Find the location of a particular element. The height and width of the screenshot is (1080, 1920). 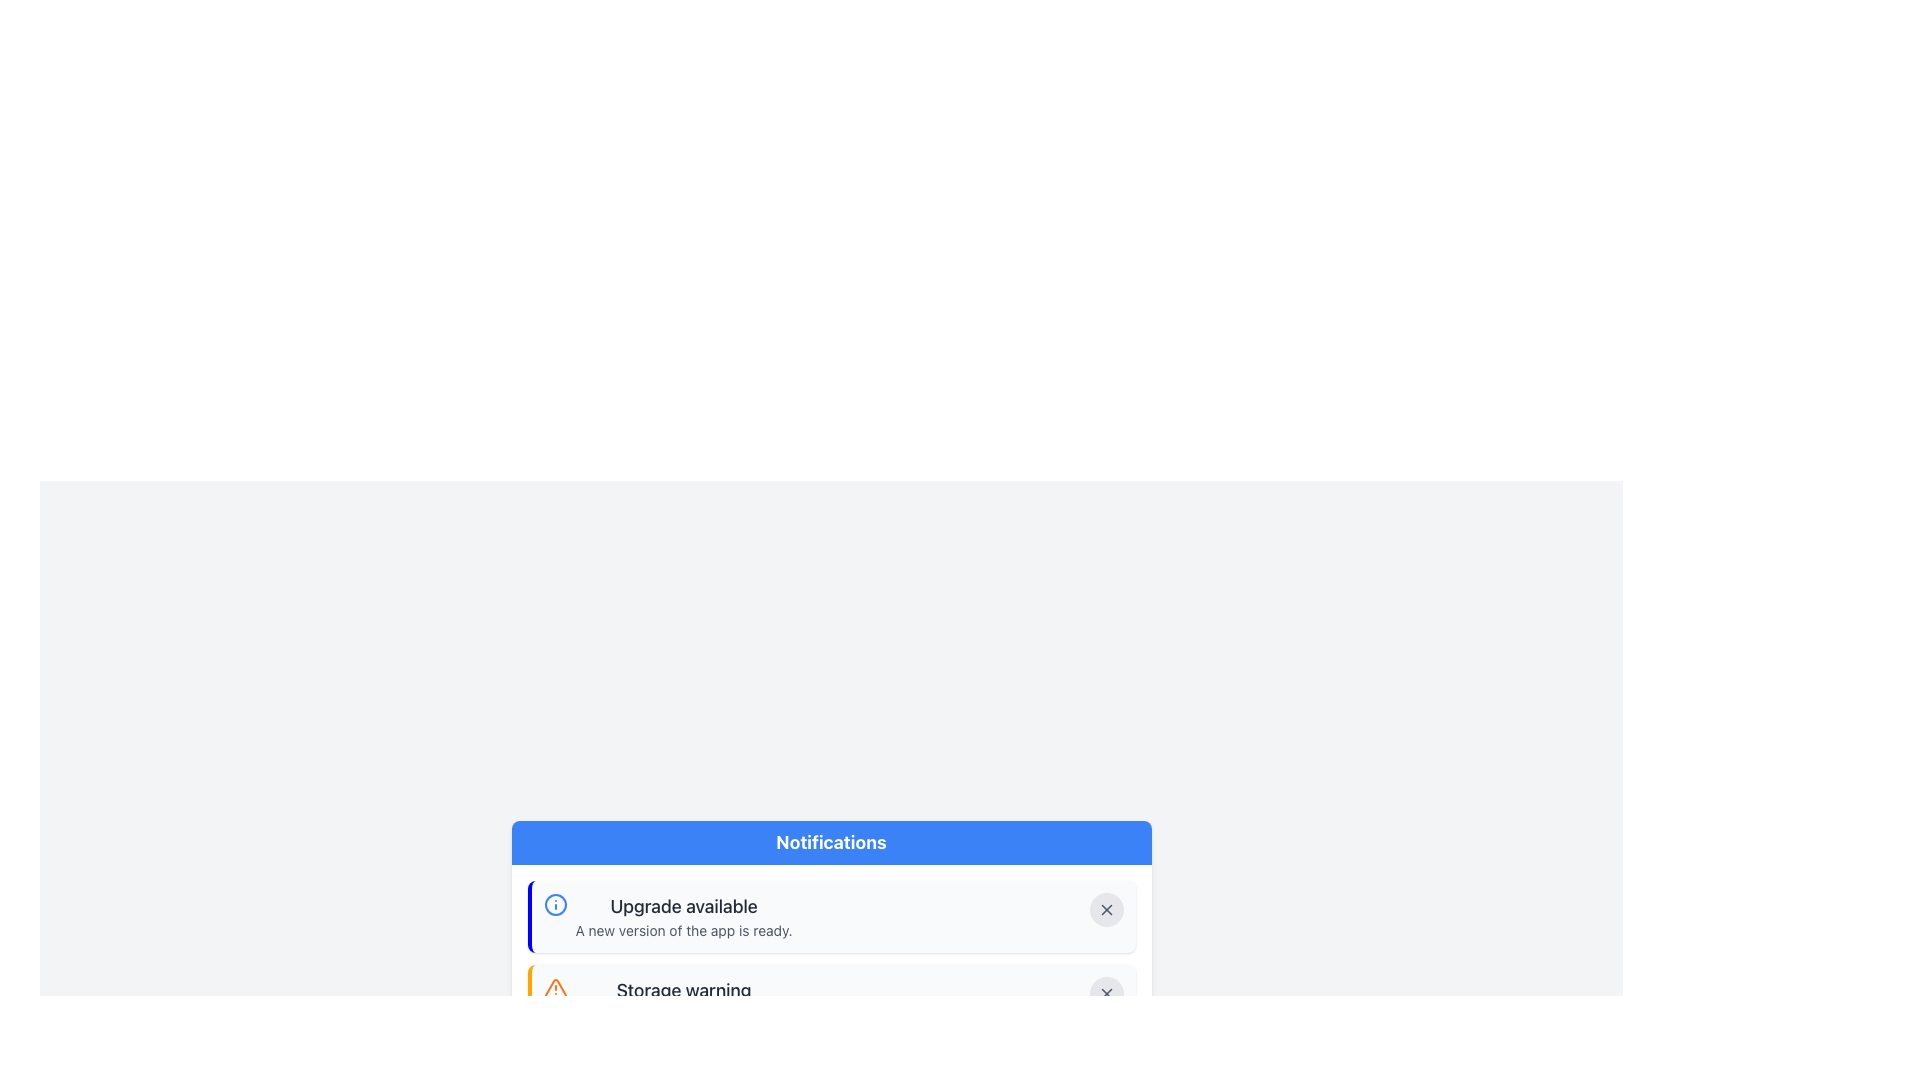

the circular gray button with a cross icon located at the top-right corner of the notification card is located at coordinates (1105, 910).